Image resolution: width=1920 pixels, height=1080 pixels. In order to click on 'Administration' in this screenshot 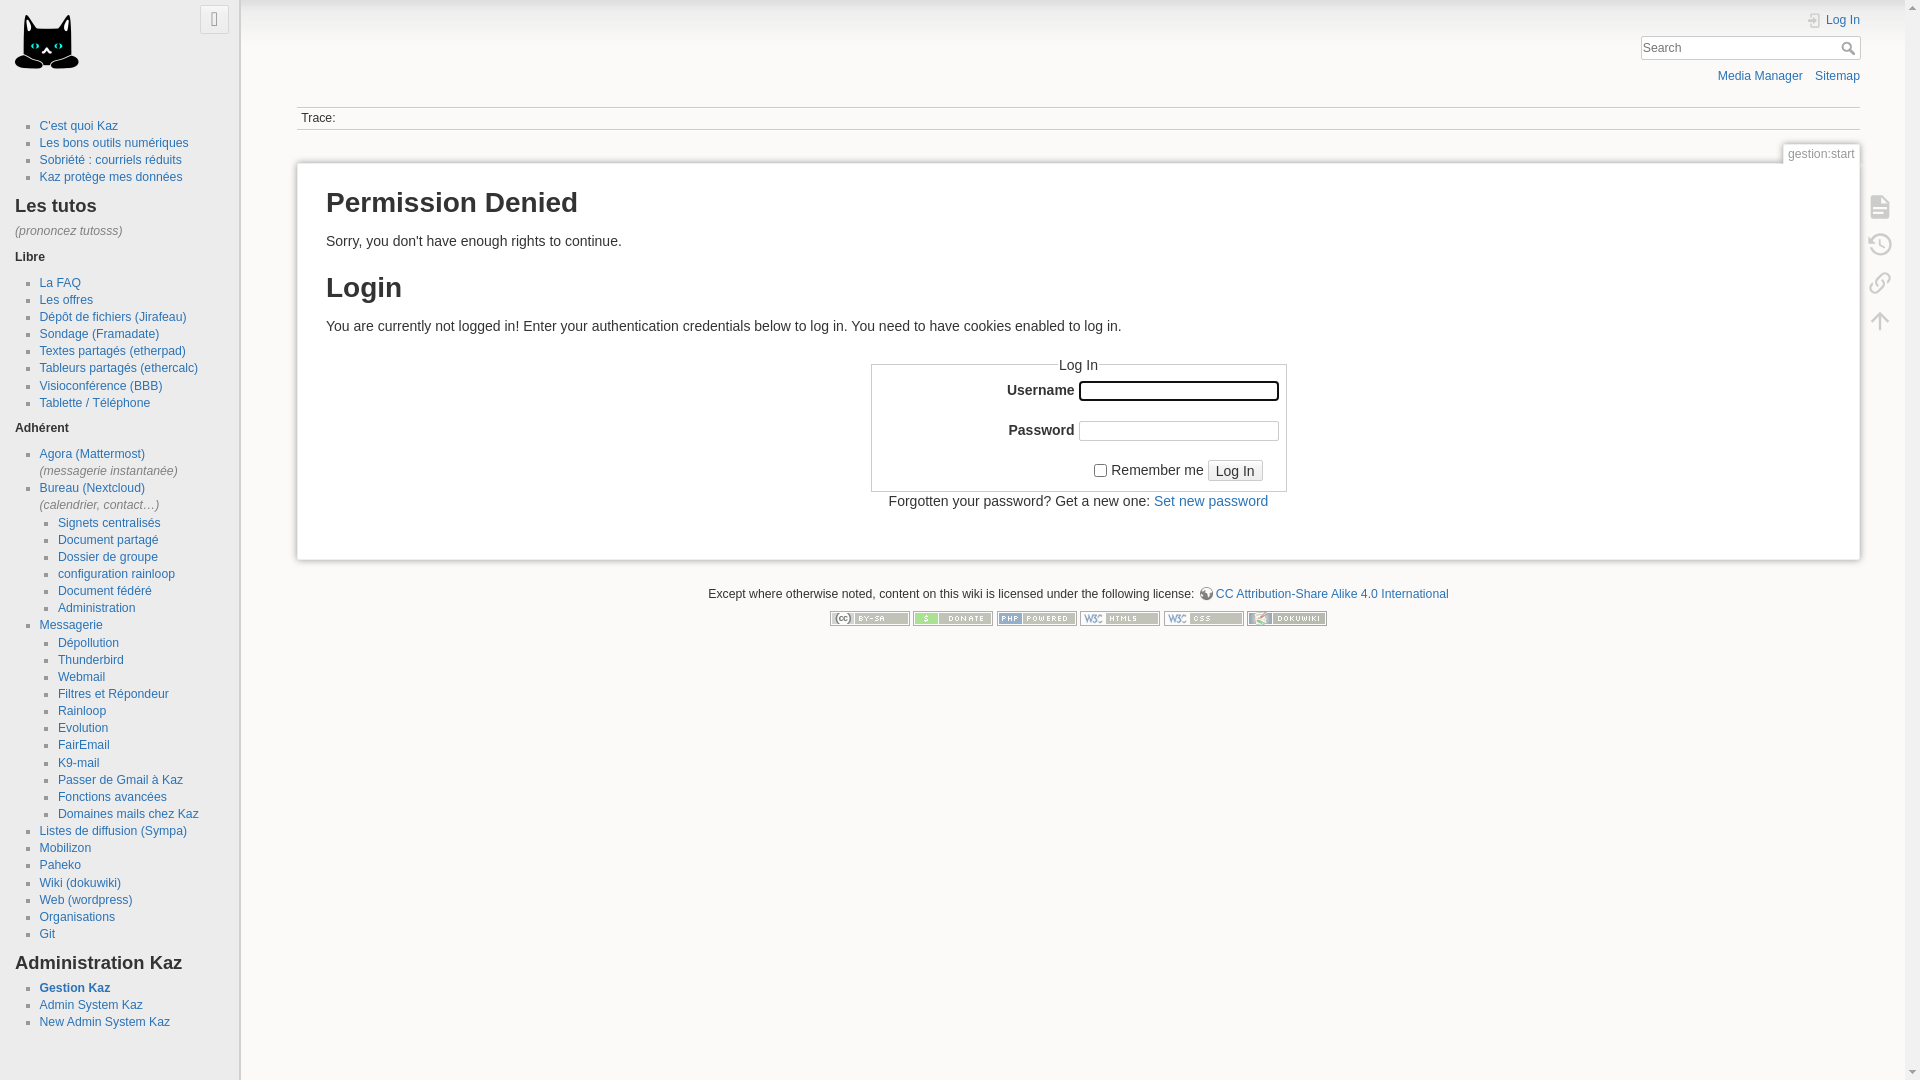, I will do `click(95, 607)`.